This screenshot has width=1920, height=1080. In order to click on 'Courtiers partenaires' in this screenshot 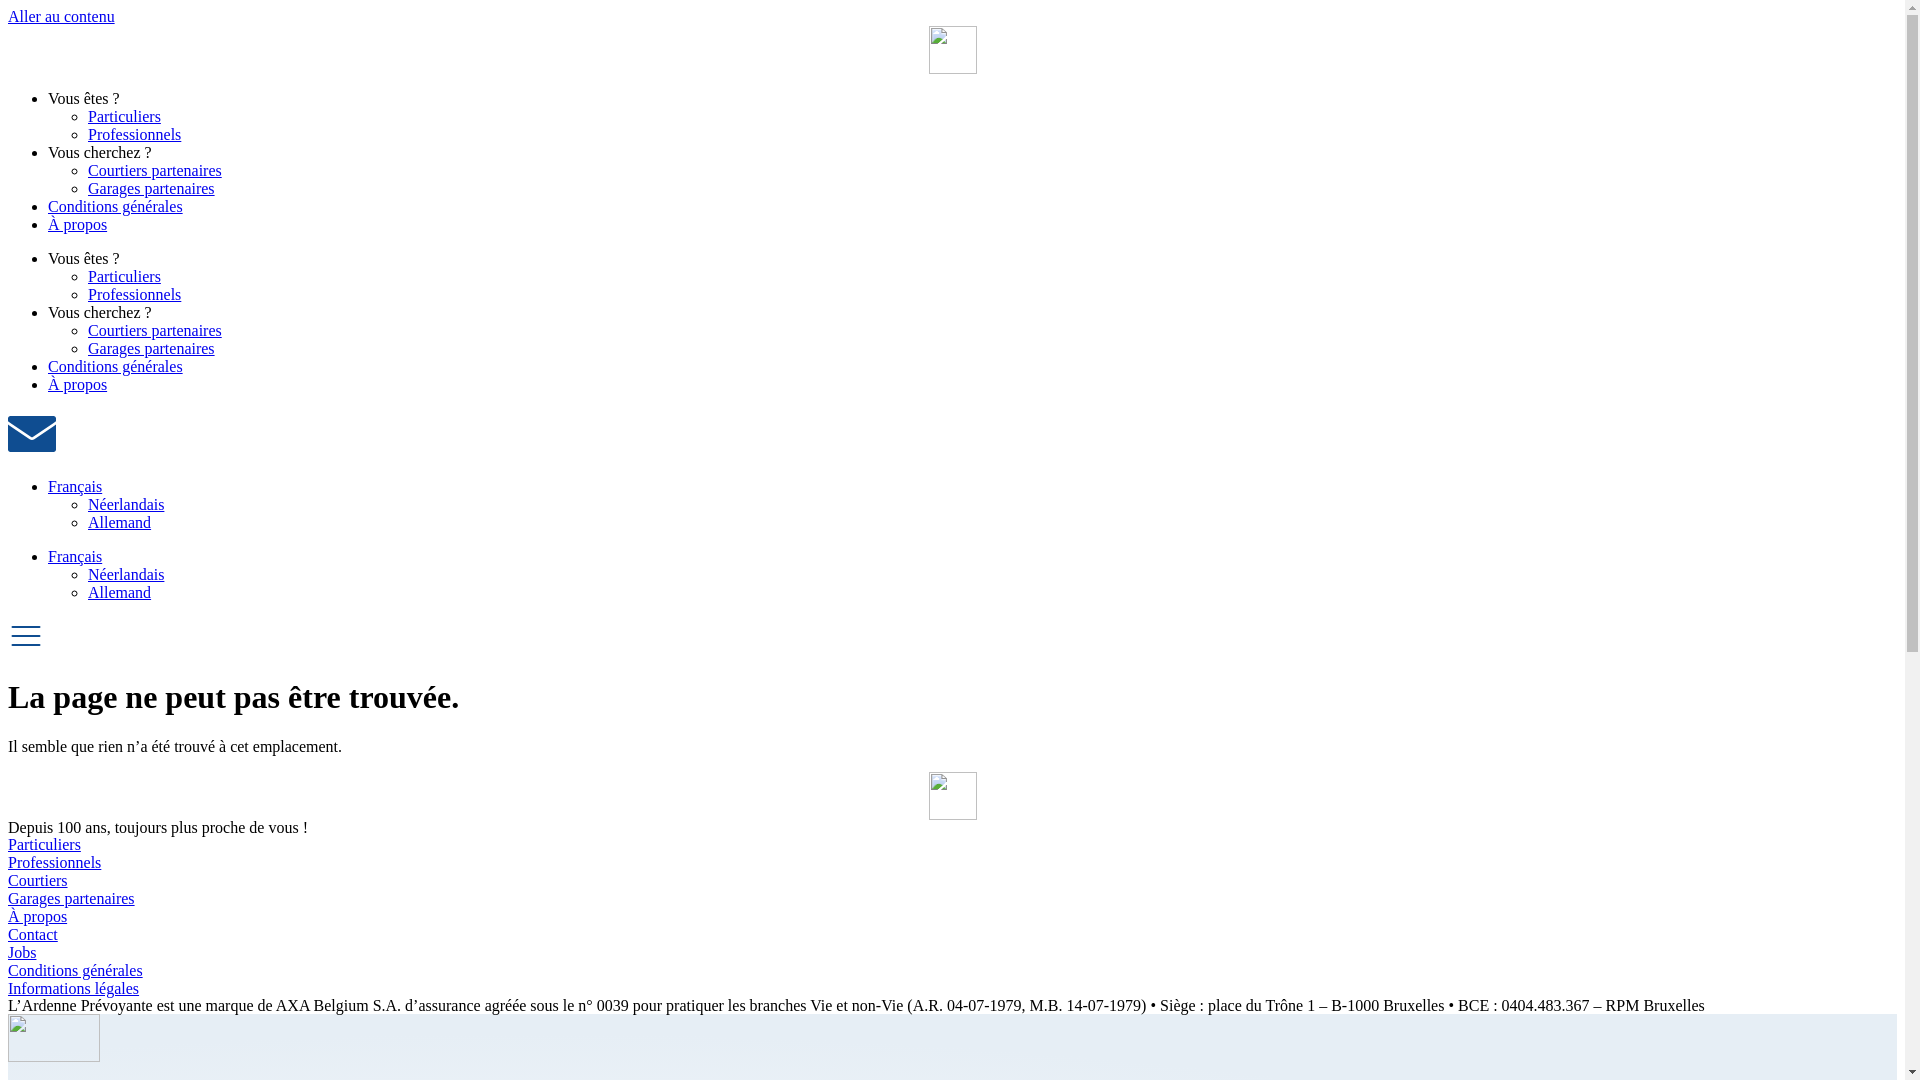, I will do `click(153, 329)`.